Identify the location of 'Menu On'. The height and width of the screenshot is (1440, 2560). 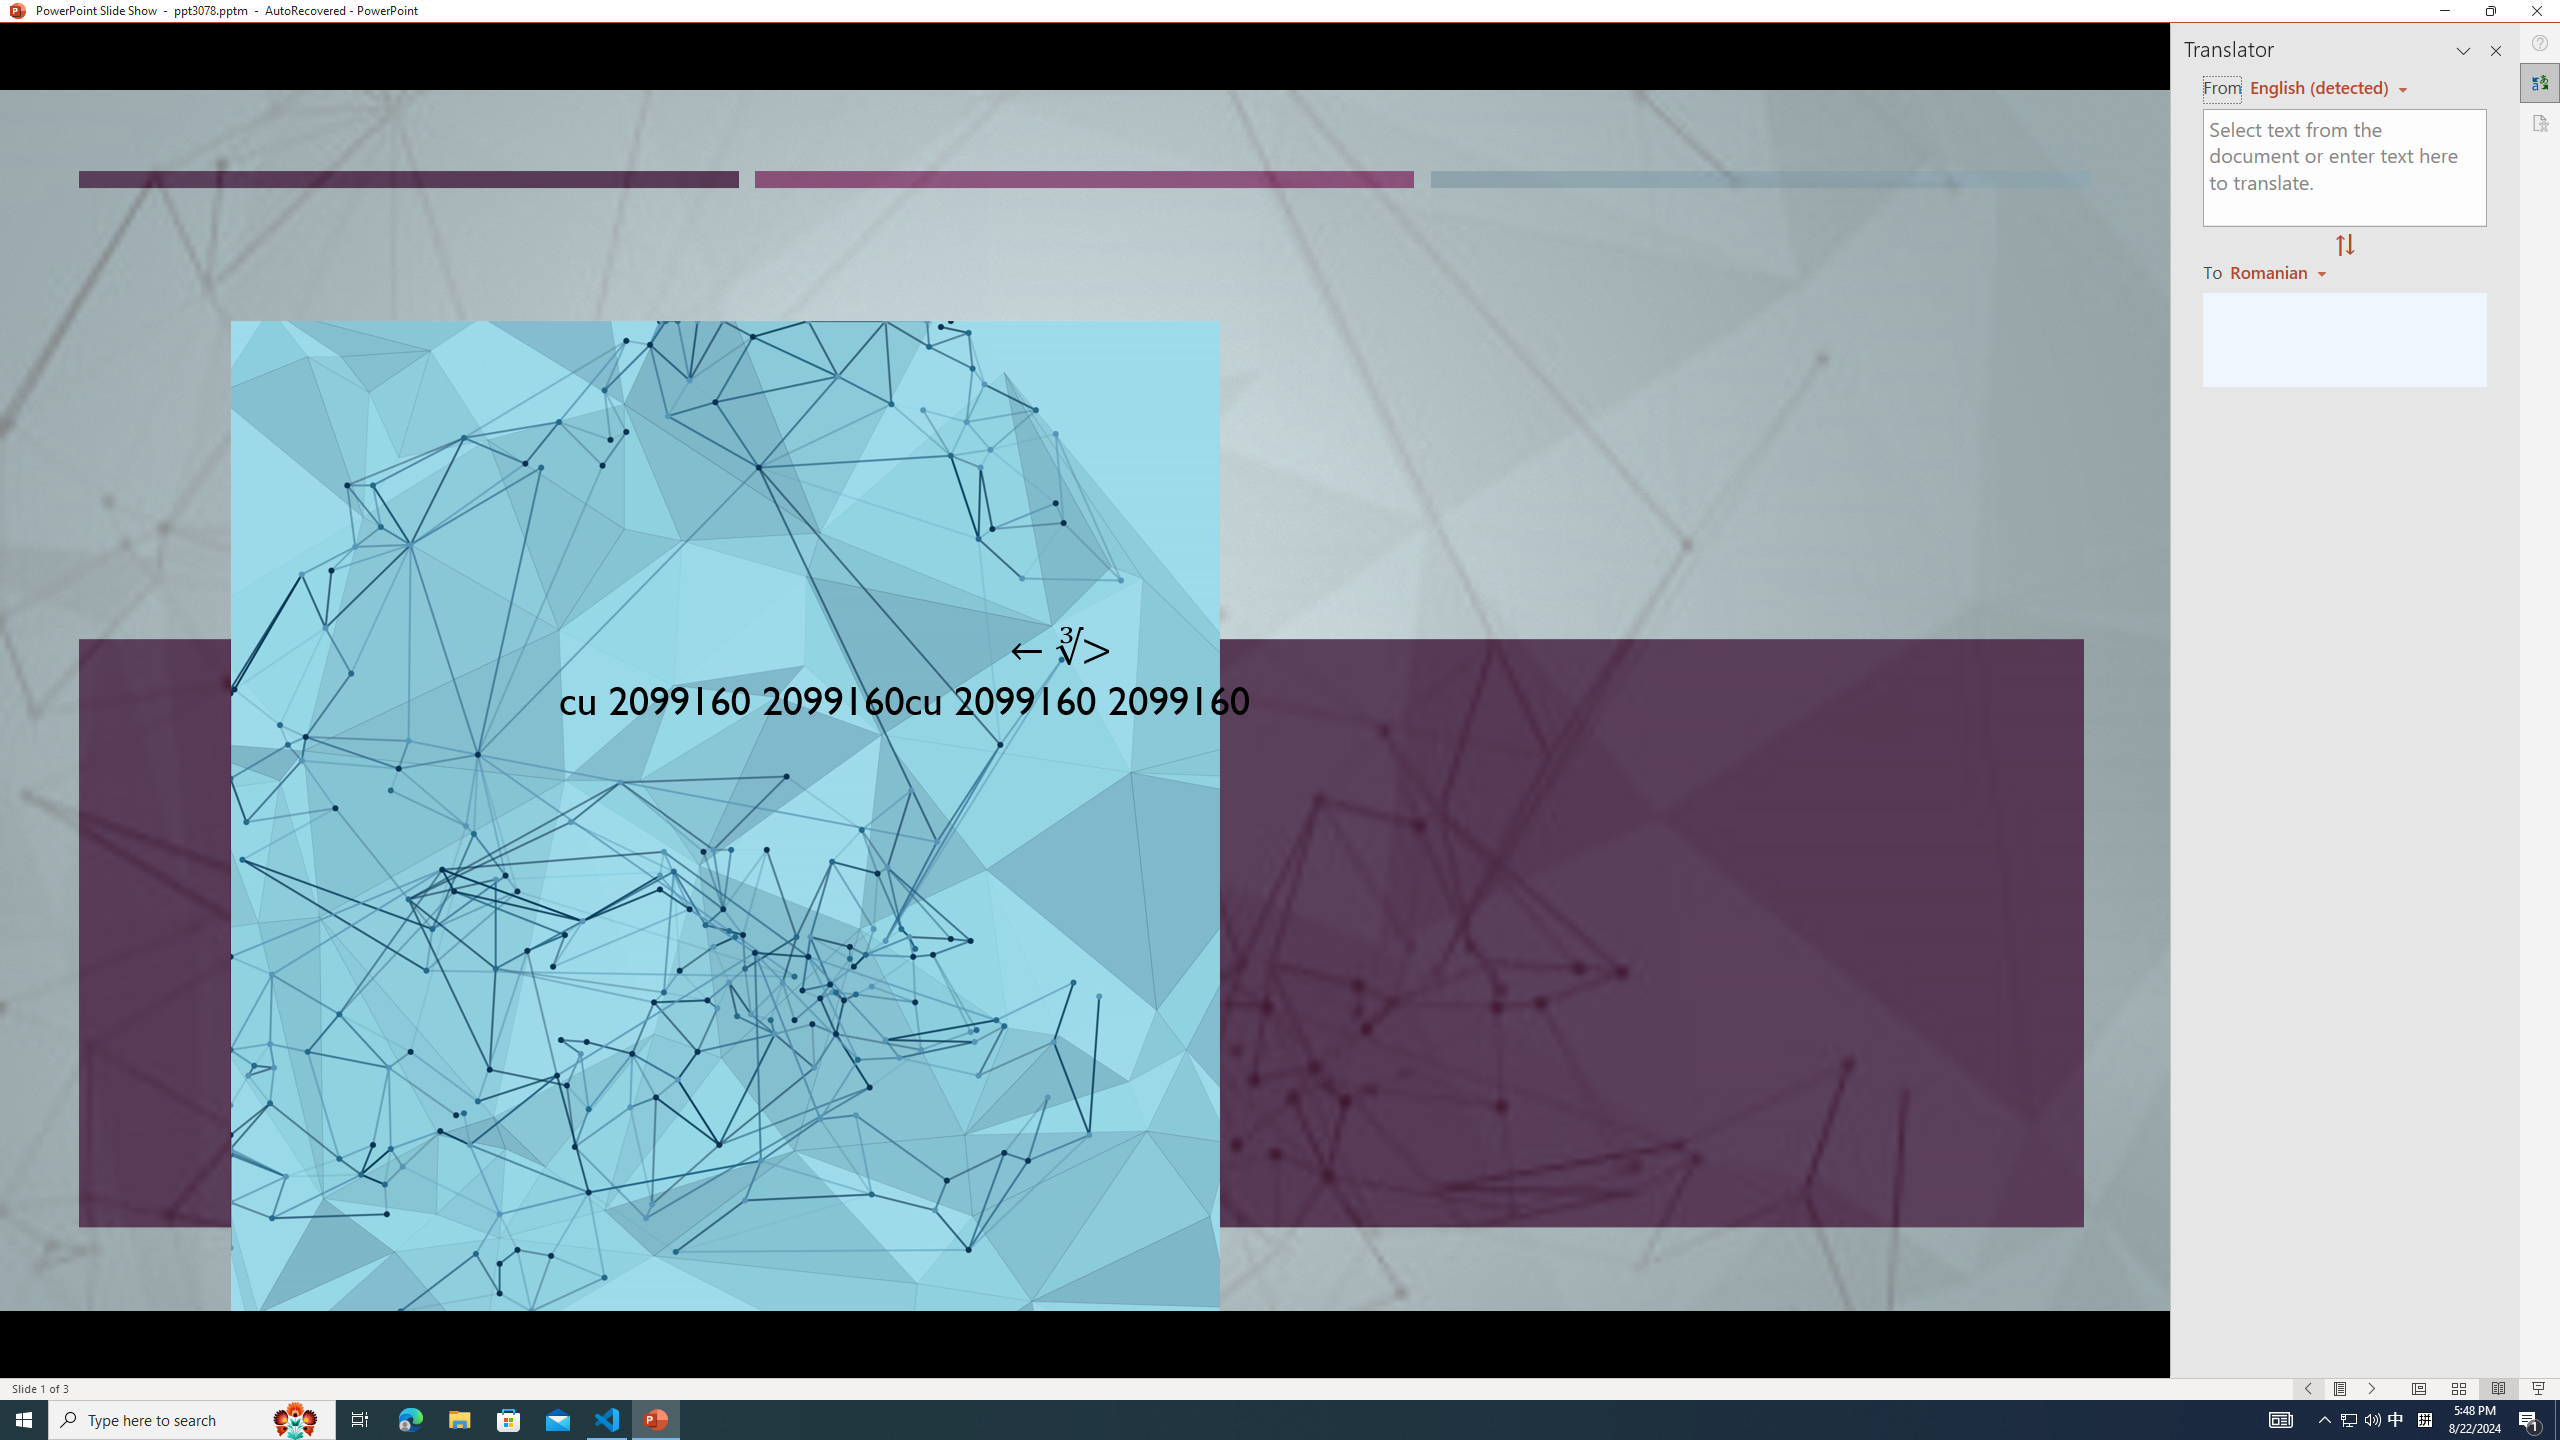
(2340, 1389).